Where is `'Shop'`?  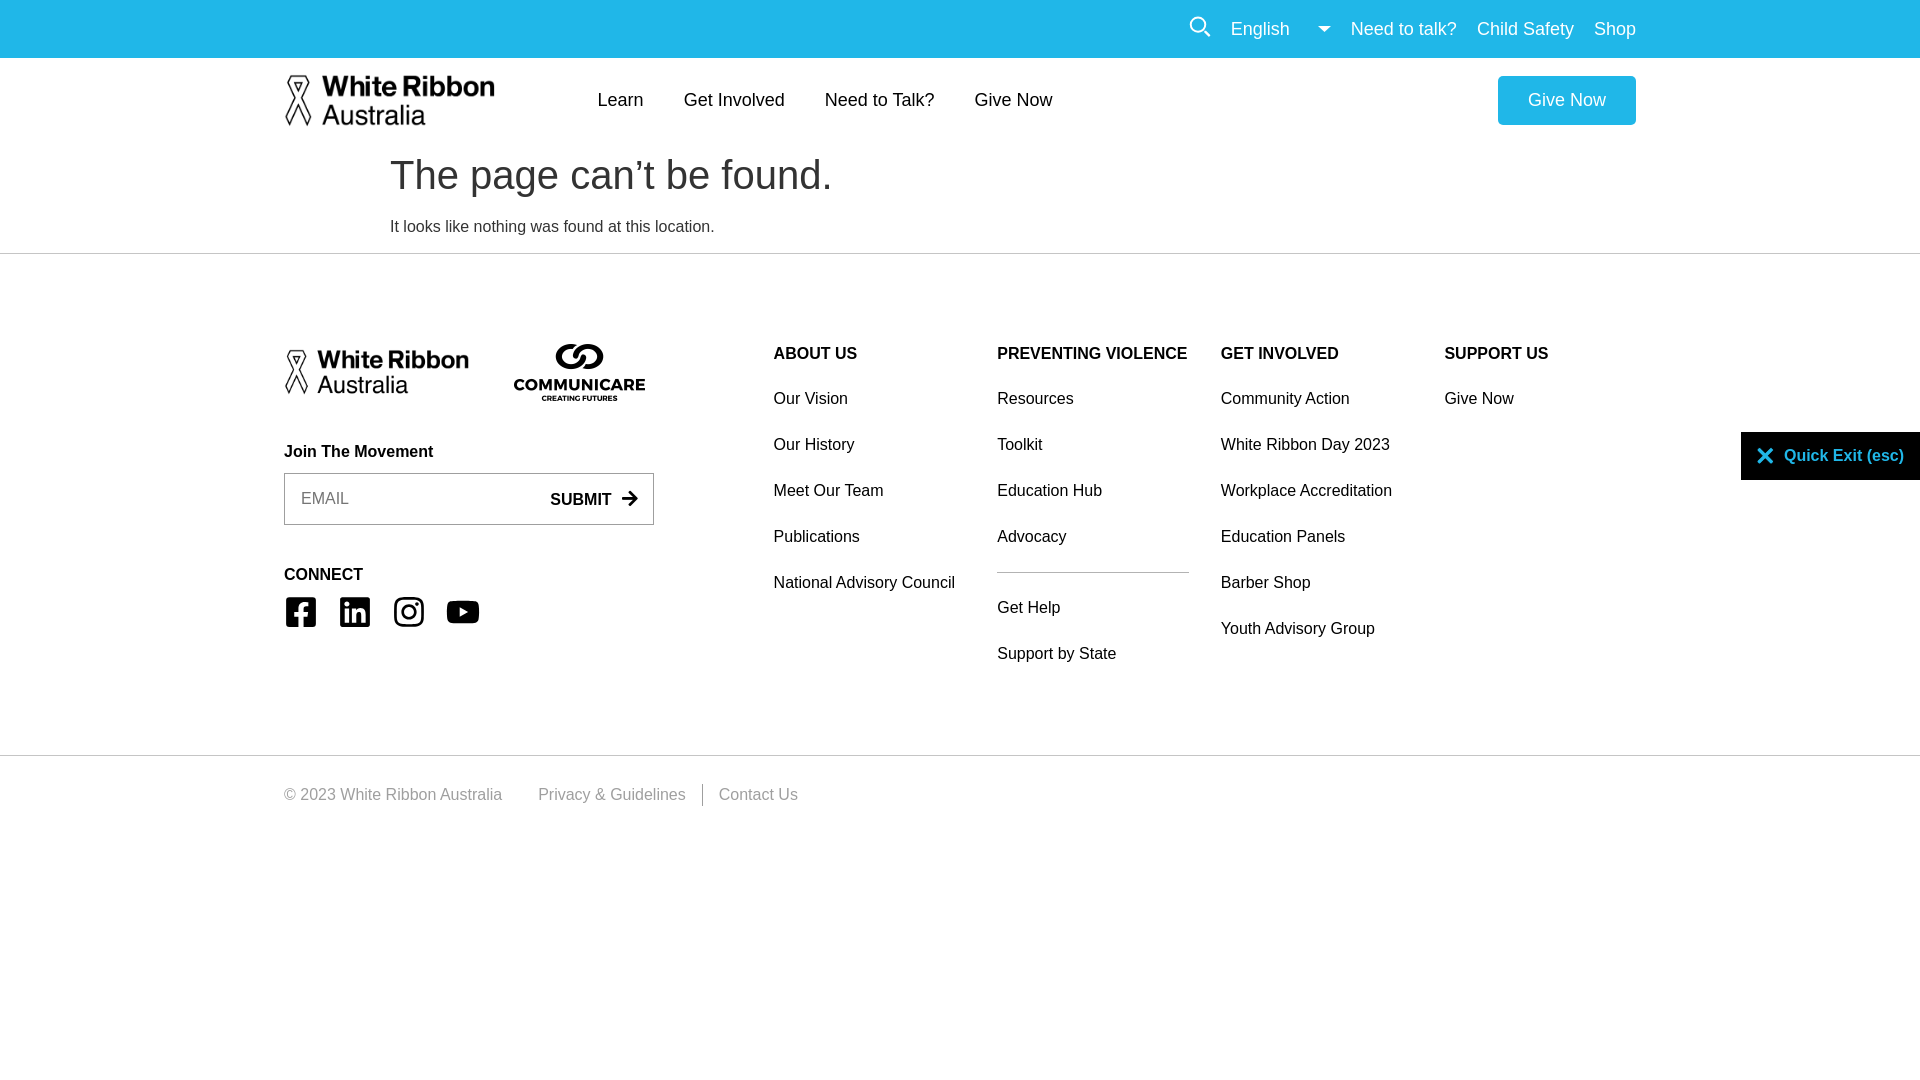
'Shop' is located at coordinates (1614, 28).